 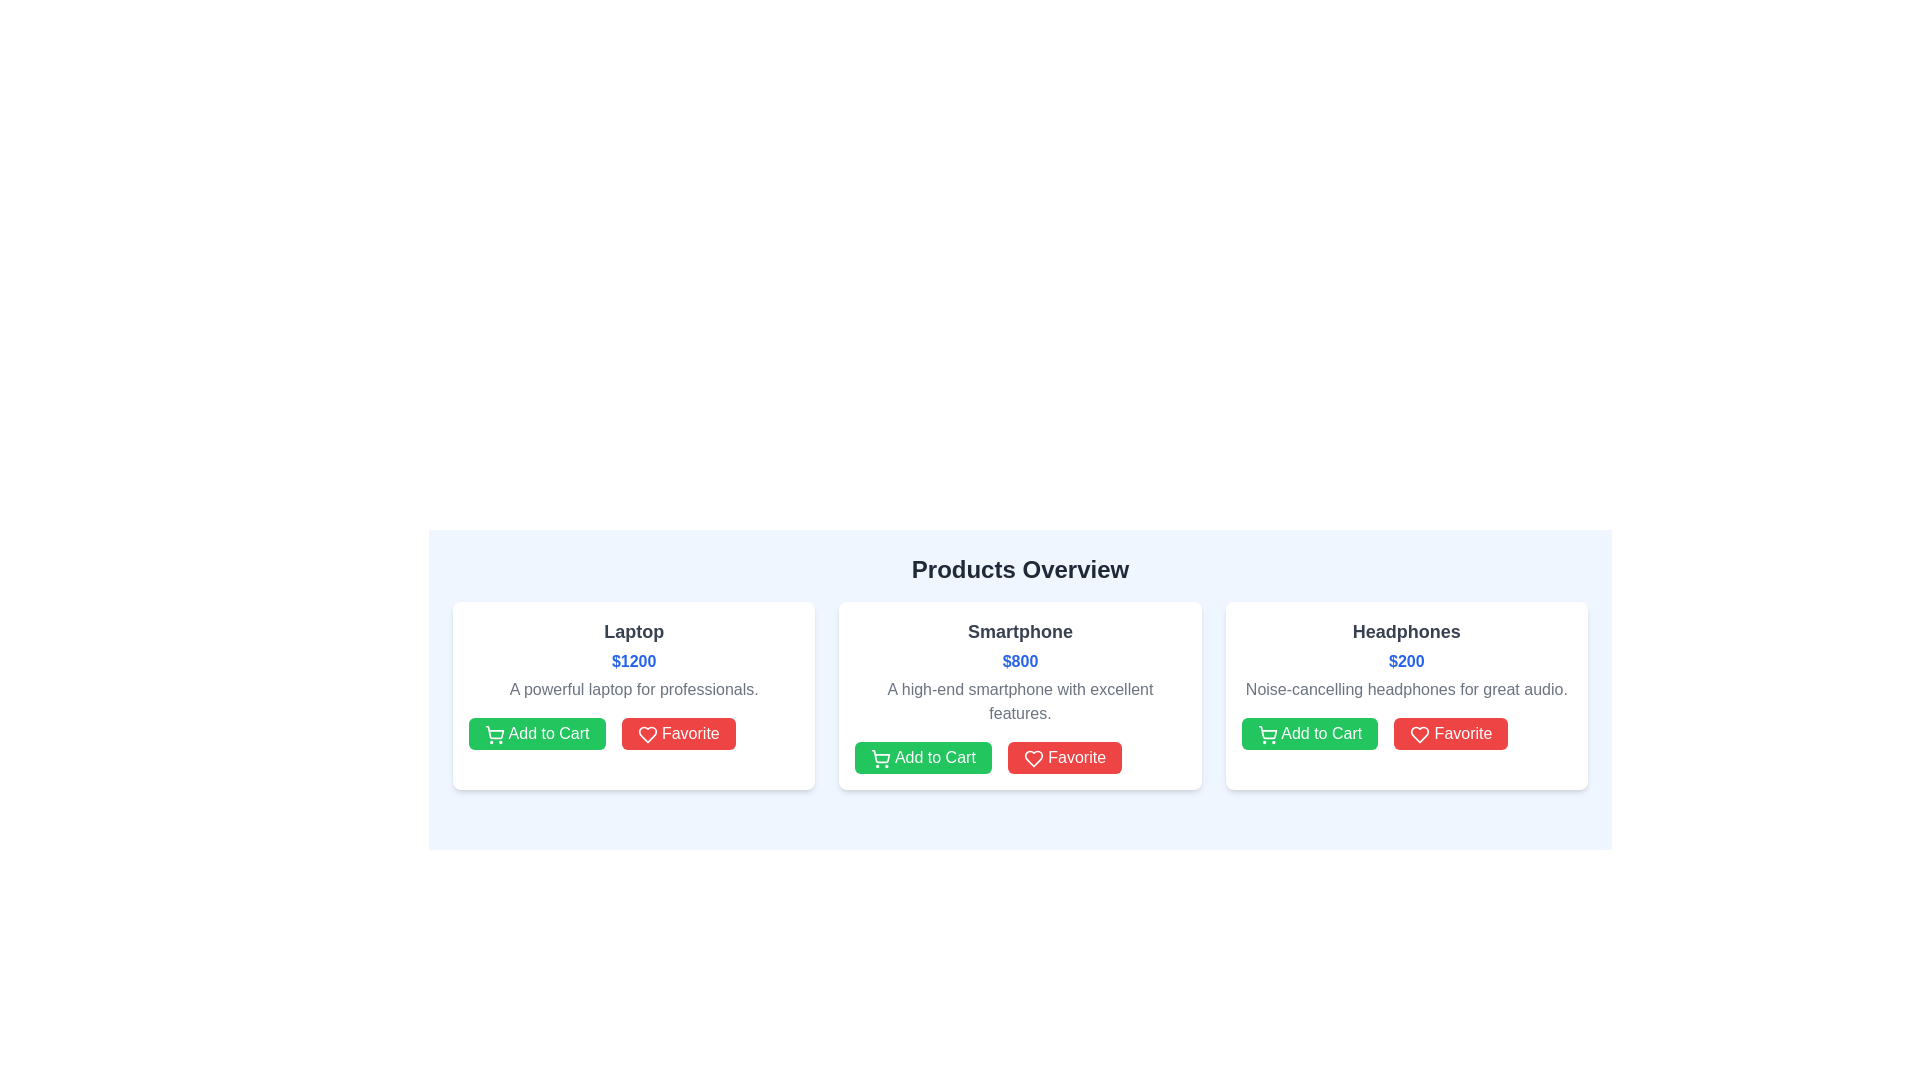 What do you see at coordinates (1419, 734) in the screenshot?
I see `the heart-shaped icon within the 'Favorite' button located at the bottom of the 'Headphones' product card` at bounding box center [1419, 734].